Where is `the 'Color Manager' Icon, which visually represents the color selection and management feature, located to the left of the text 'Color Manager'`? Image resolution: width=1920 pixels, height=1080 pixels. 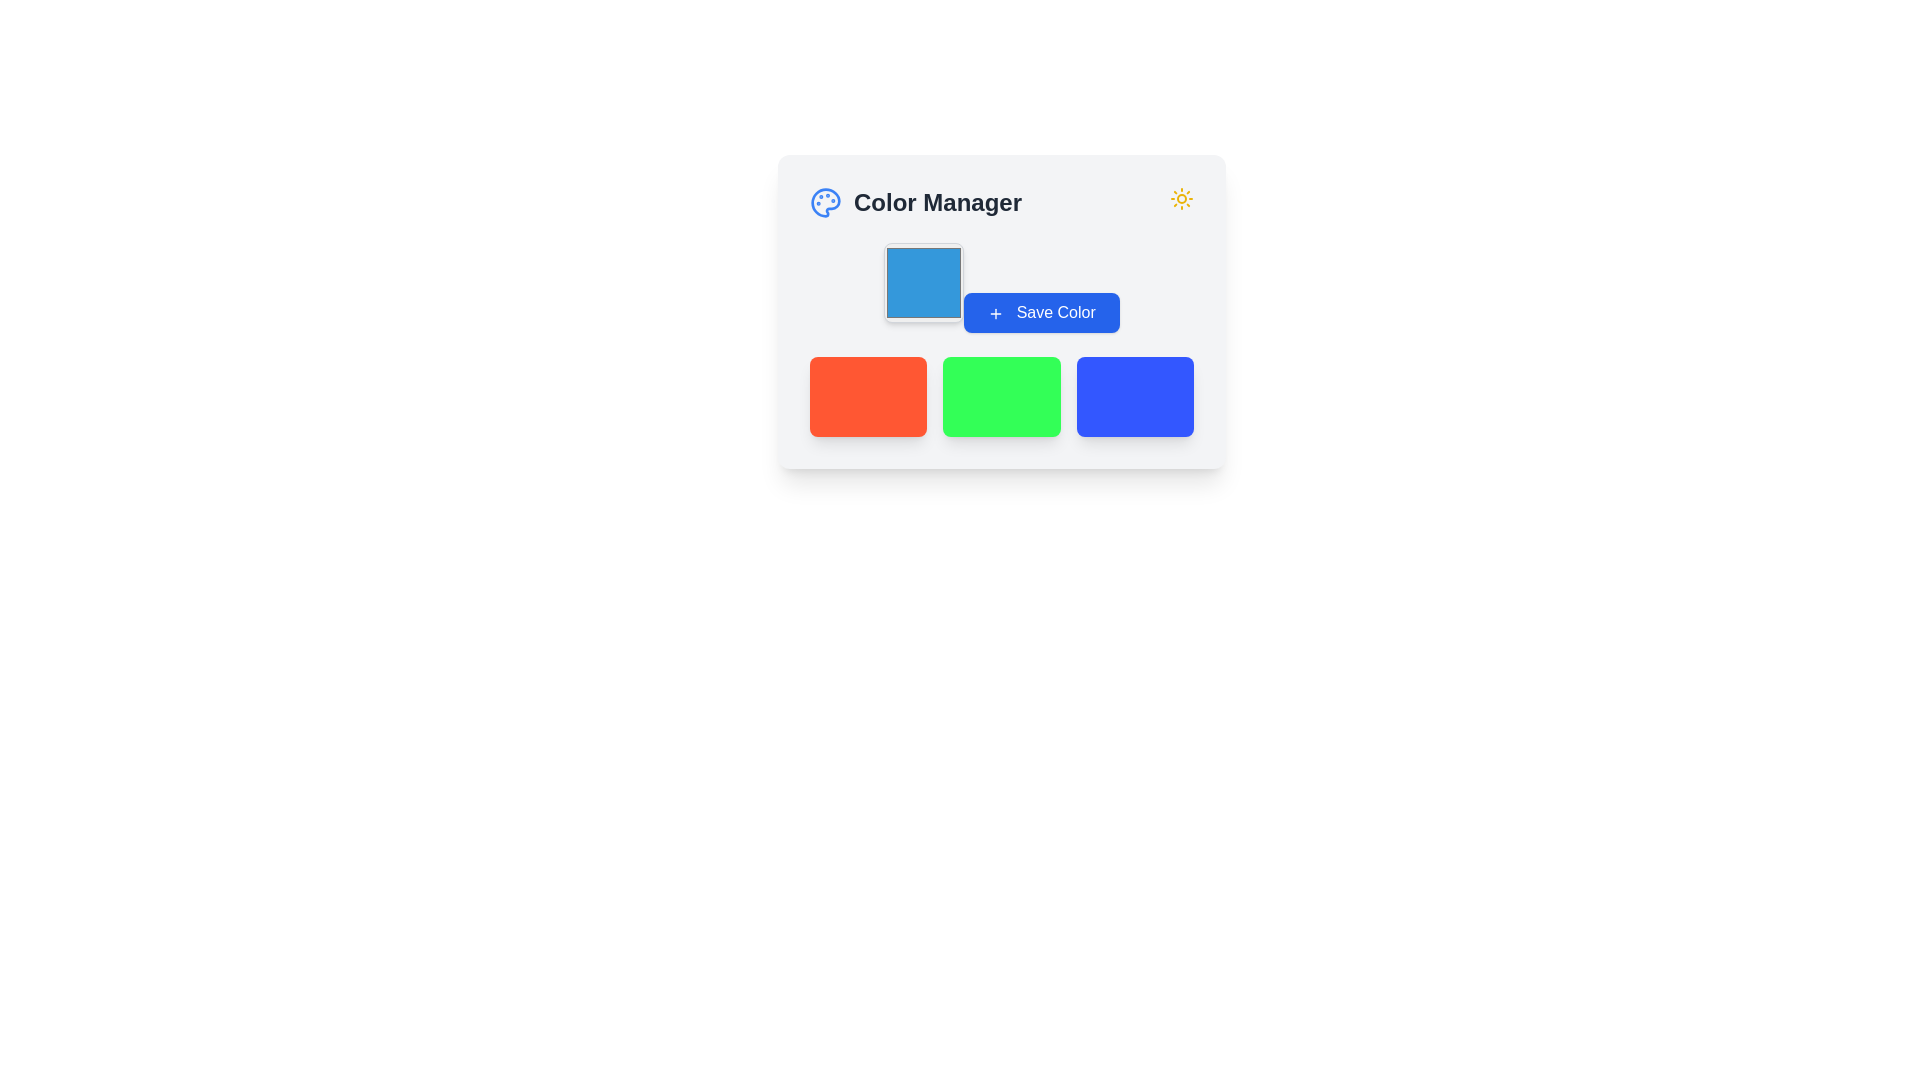
the 'Color Manager' Icon, which visually represents the color selection and management feature, located to the left of the text 'Color Manager' is located at coordinates (825, 203).